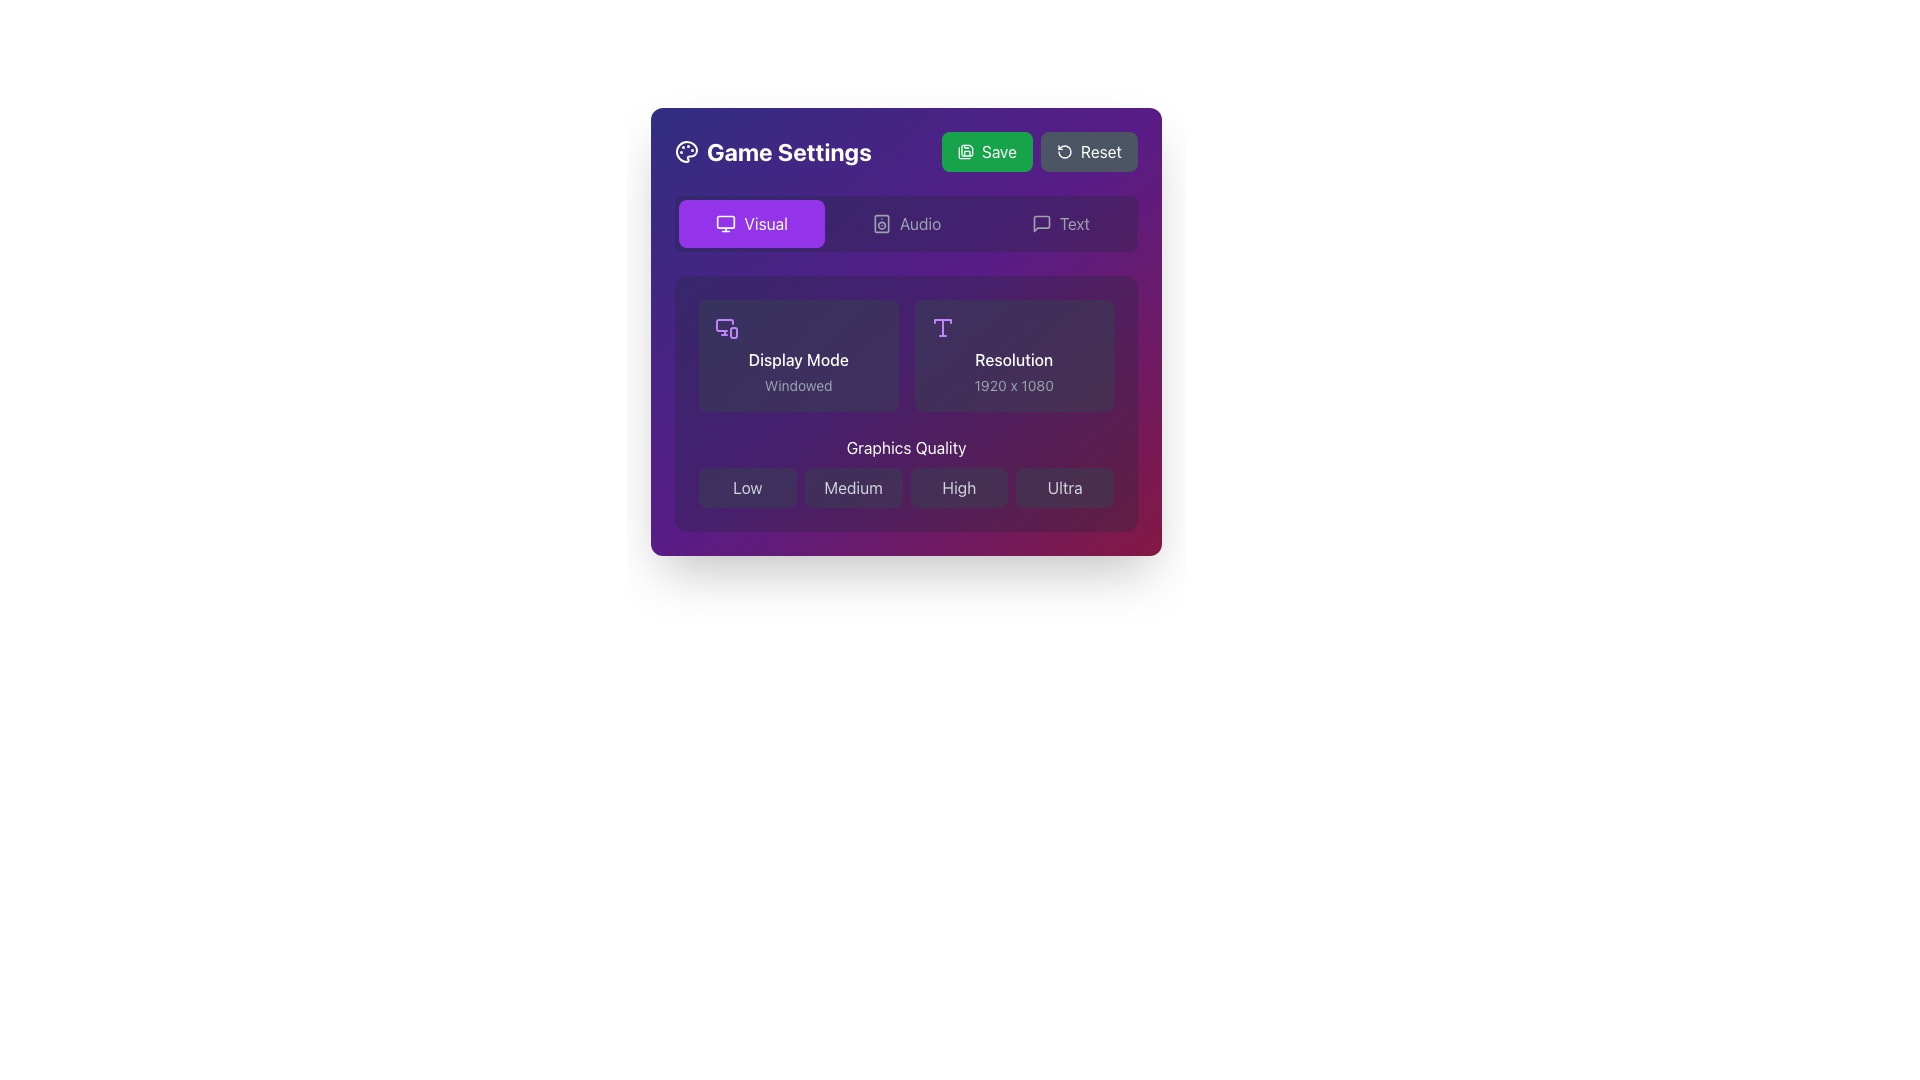 Image resolution: width=1920 pixels, height=1080 pixels. I want to click on one of the buttons labeled 'Low', 'Medium', 'High', or 'Ultra' in the graphics quality selection group, so click(905, 471).